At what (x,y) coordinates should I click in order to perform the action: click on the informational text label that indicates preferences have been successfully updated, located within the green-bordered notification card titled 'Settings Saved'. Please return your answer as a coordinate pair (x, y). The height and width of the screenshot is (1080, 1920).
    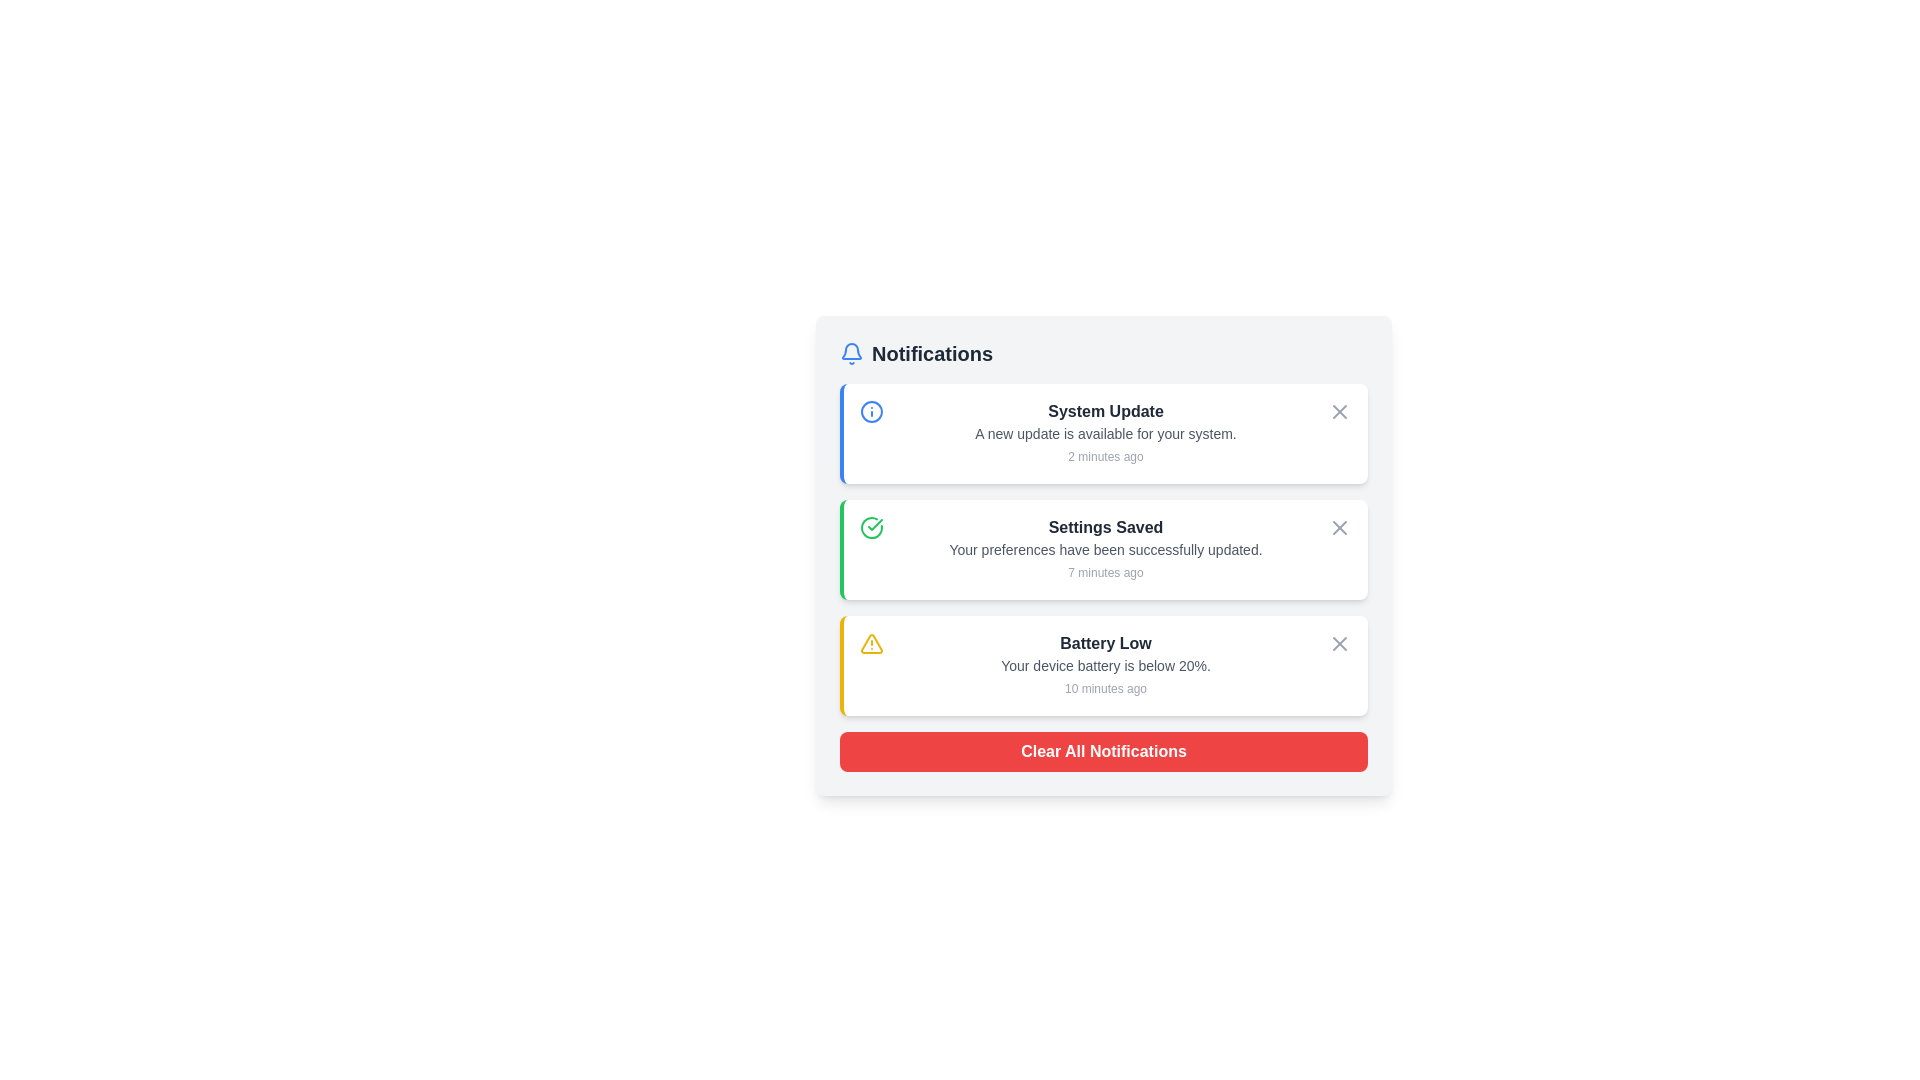
    Looking at the image, I should click on (1104, 550).